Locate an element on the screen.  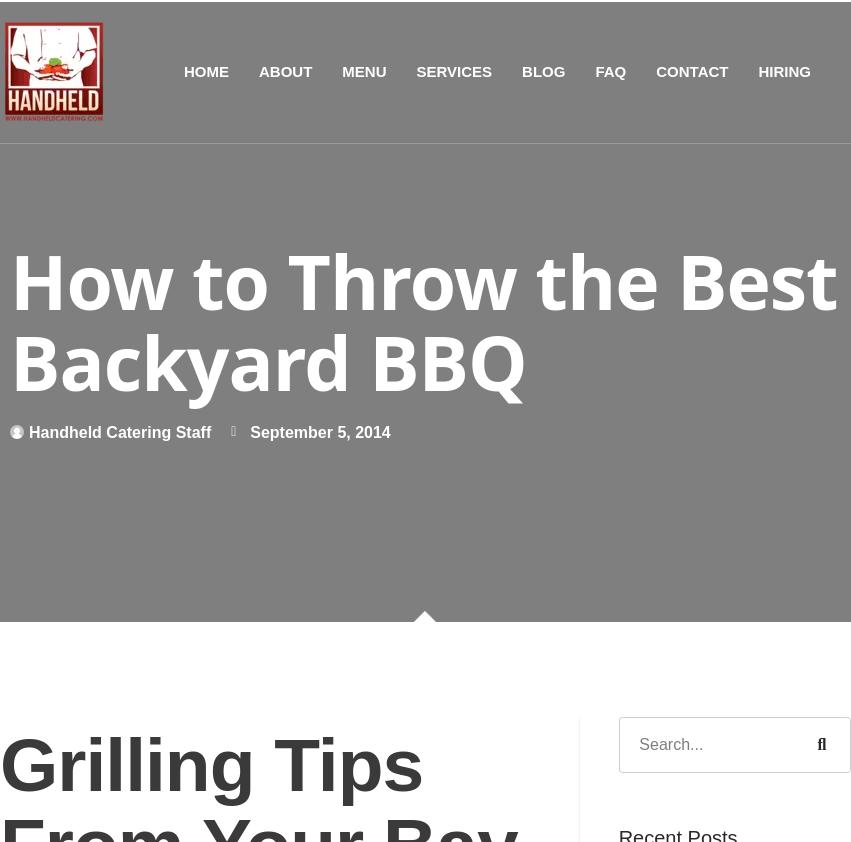
'How to Throw the Best Backyard BBQ' is located at coordinates (422, 320).